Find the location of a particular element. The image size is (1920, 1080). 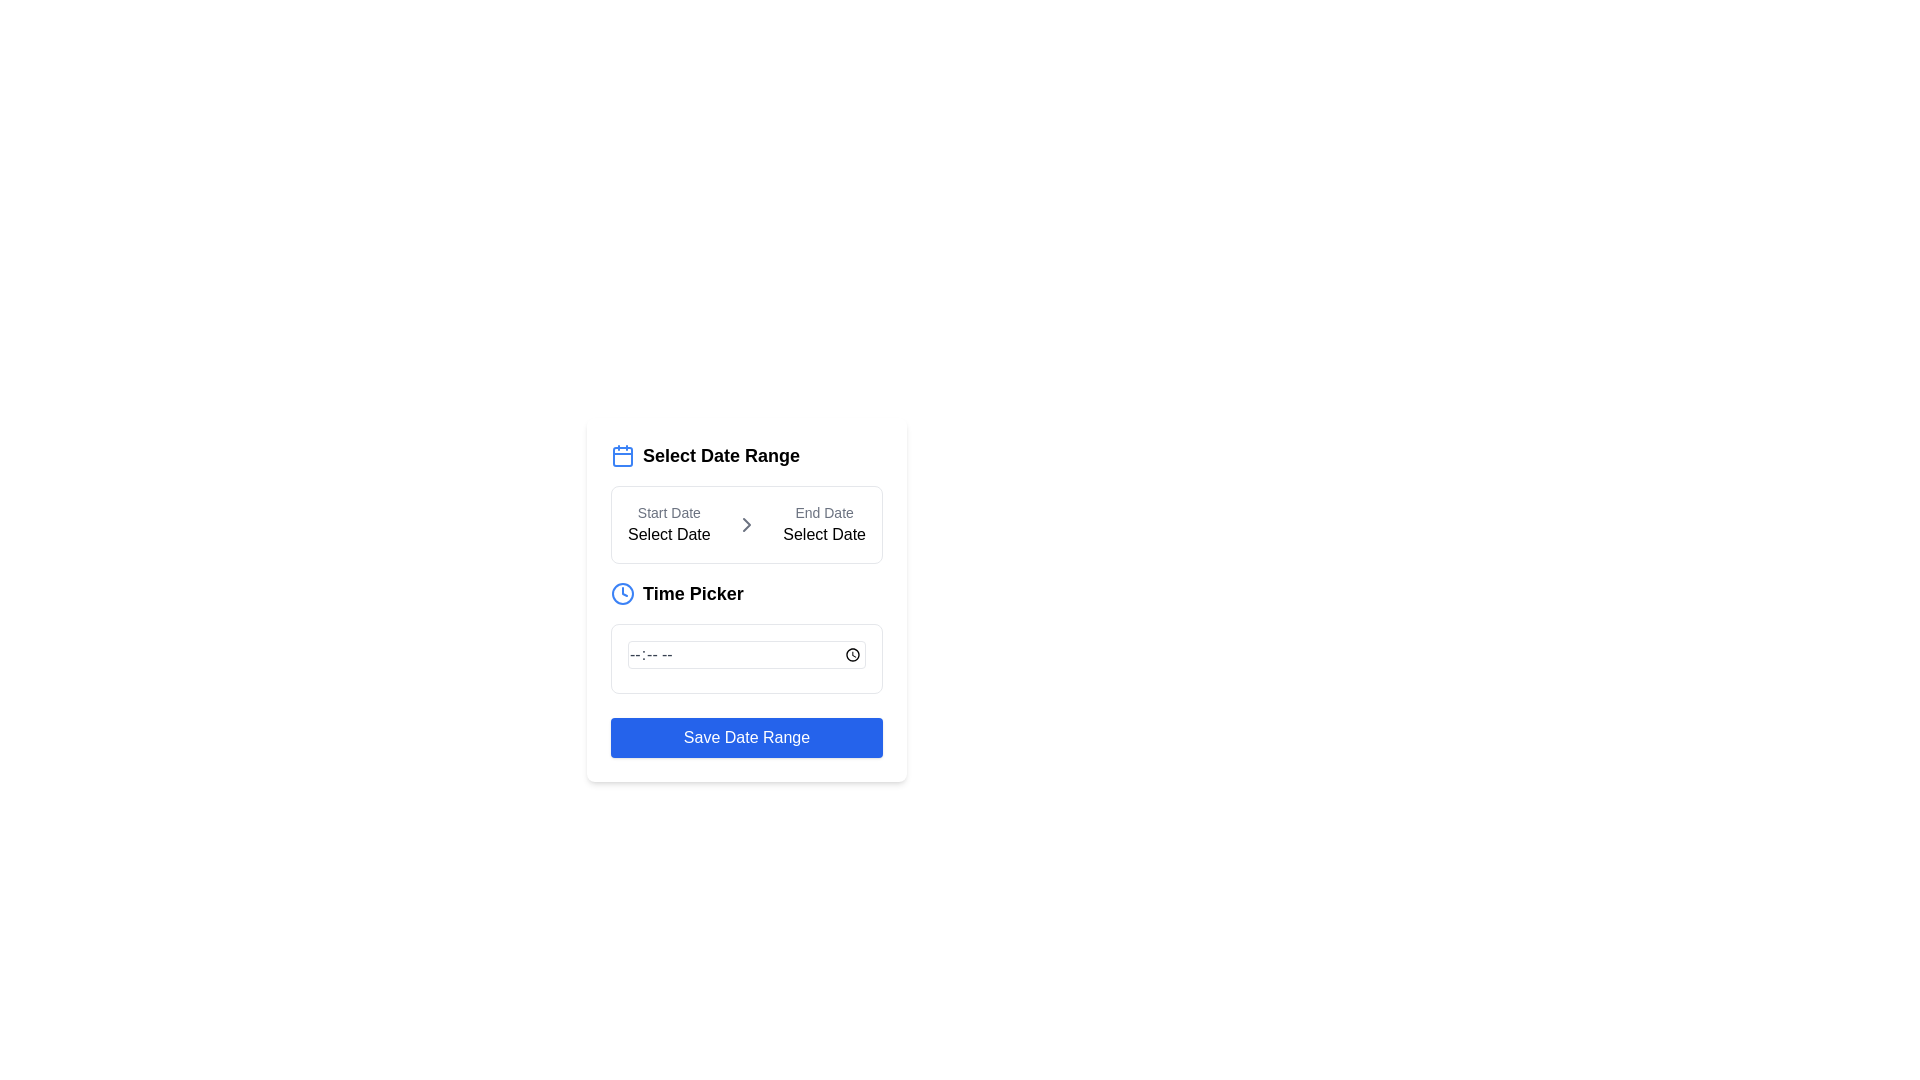

the 'End Date' static text label is located at coordinates (824, 512).